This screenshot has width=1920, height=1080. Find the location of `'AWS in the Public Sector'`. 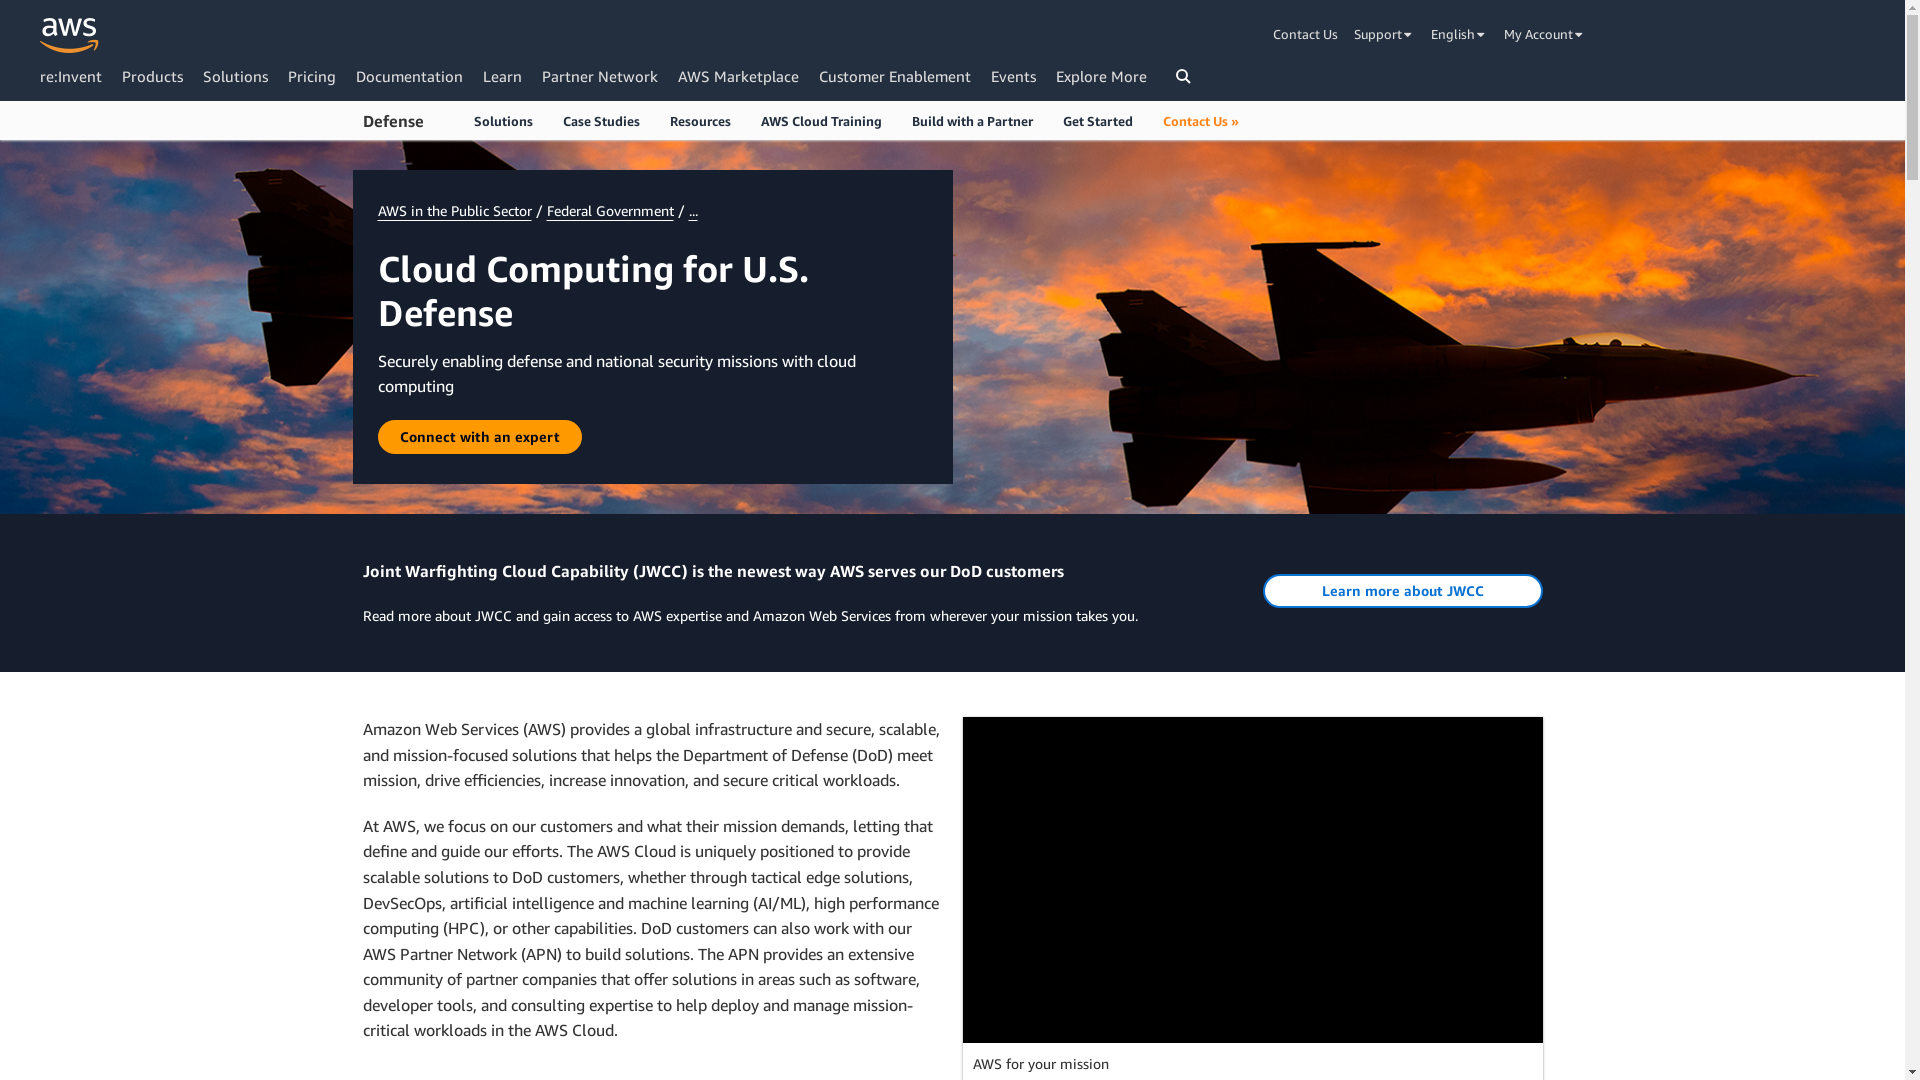

'AWS in the Public Sector' is located at coordinates (378, 210).